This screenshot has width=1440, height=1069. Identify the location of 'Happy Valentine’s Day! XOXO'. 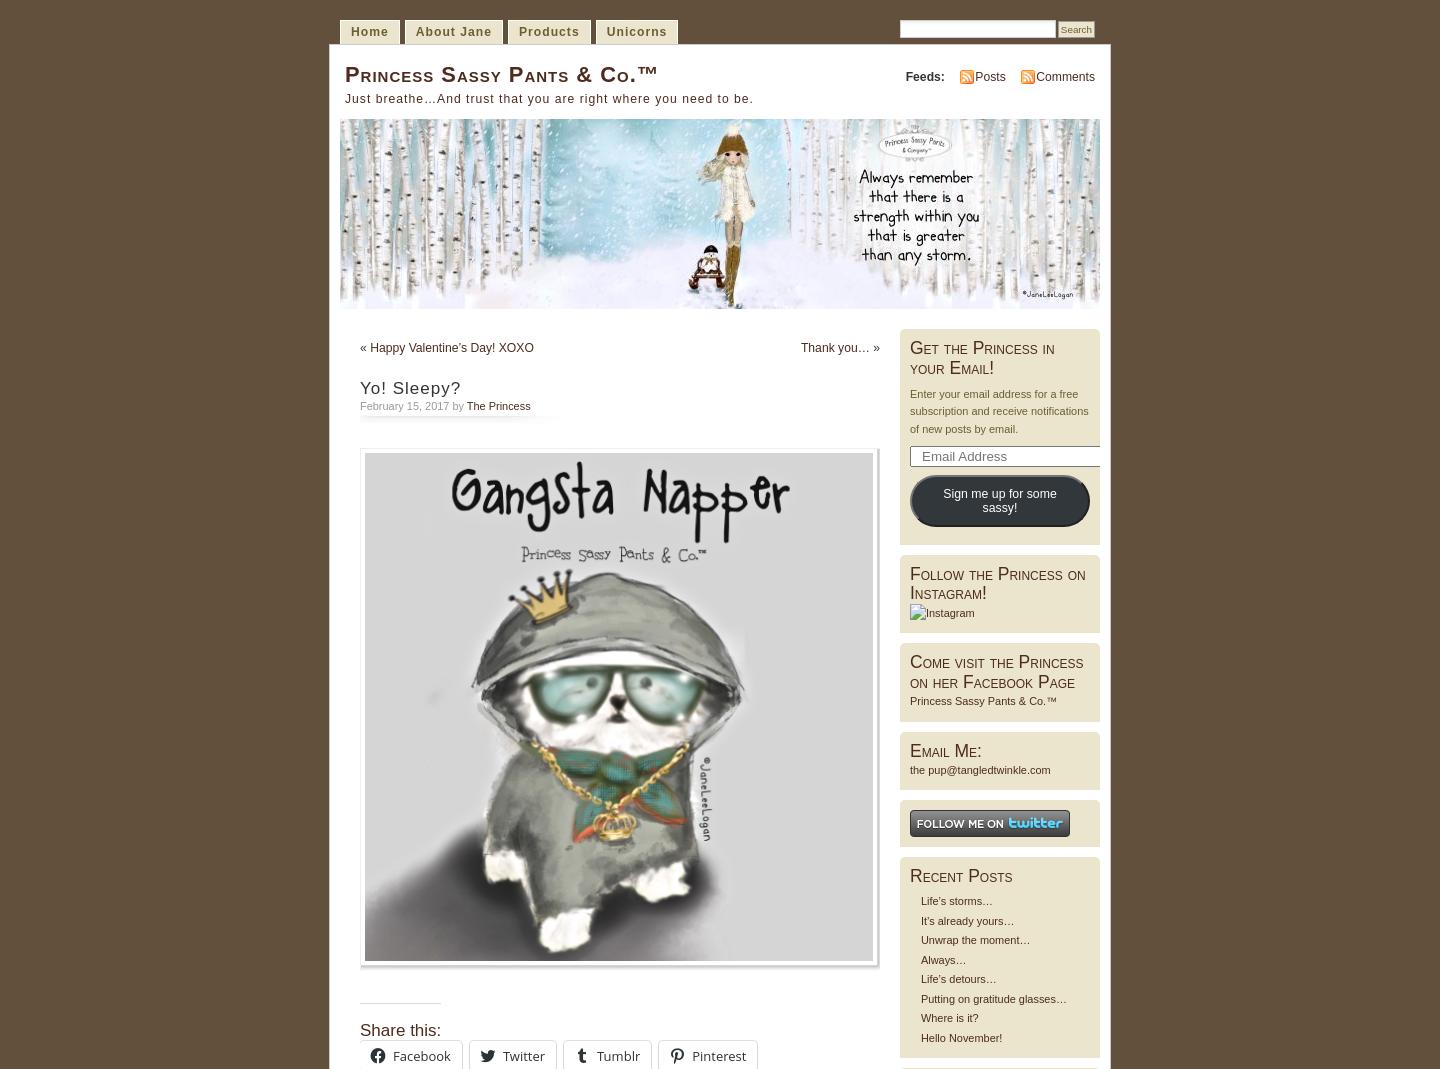
(451, 347).